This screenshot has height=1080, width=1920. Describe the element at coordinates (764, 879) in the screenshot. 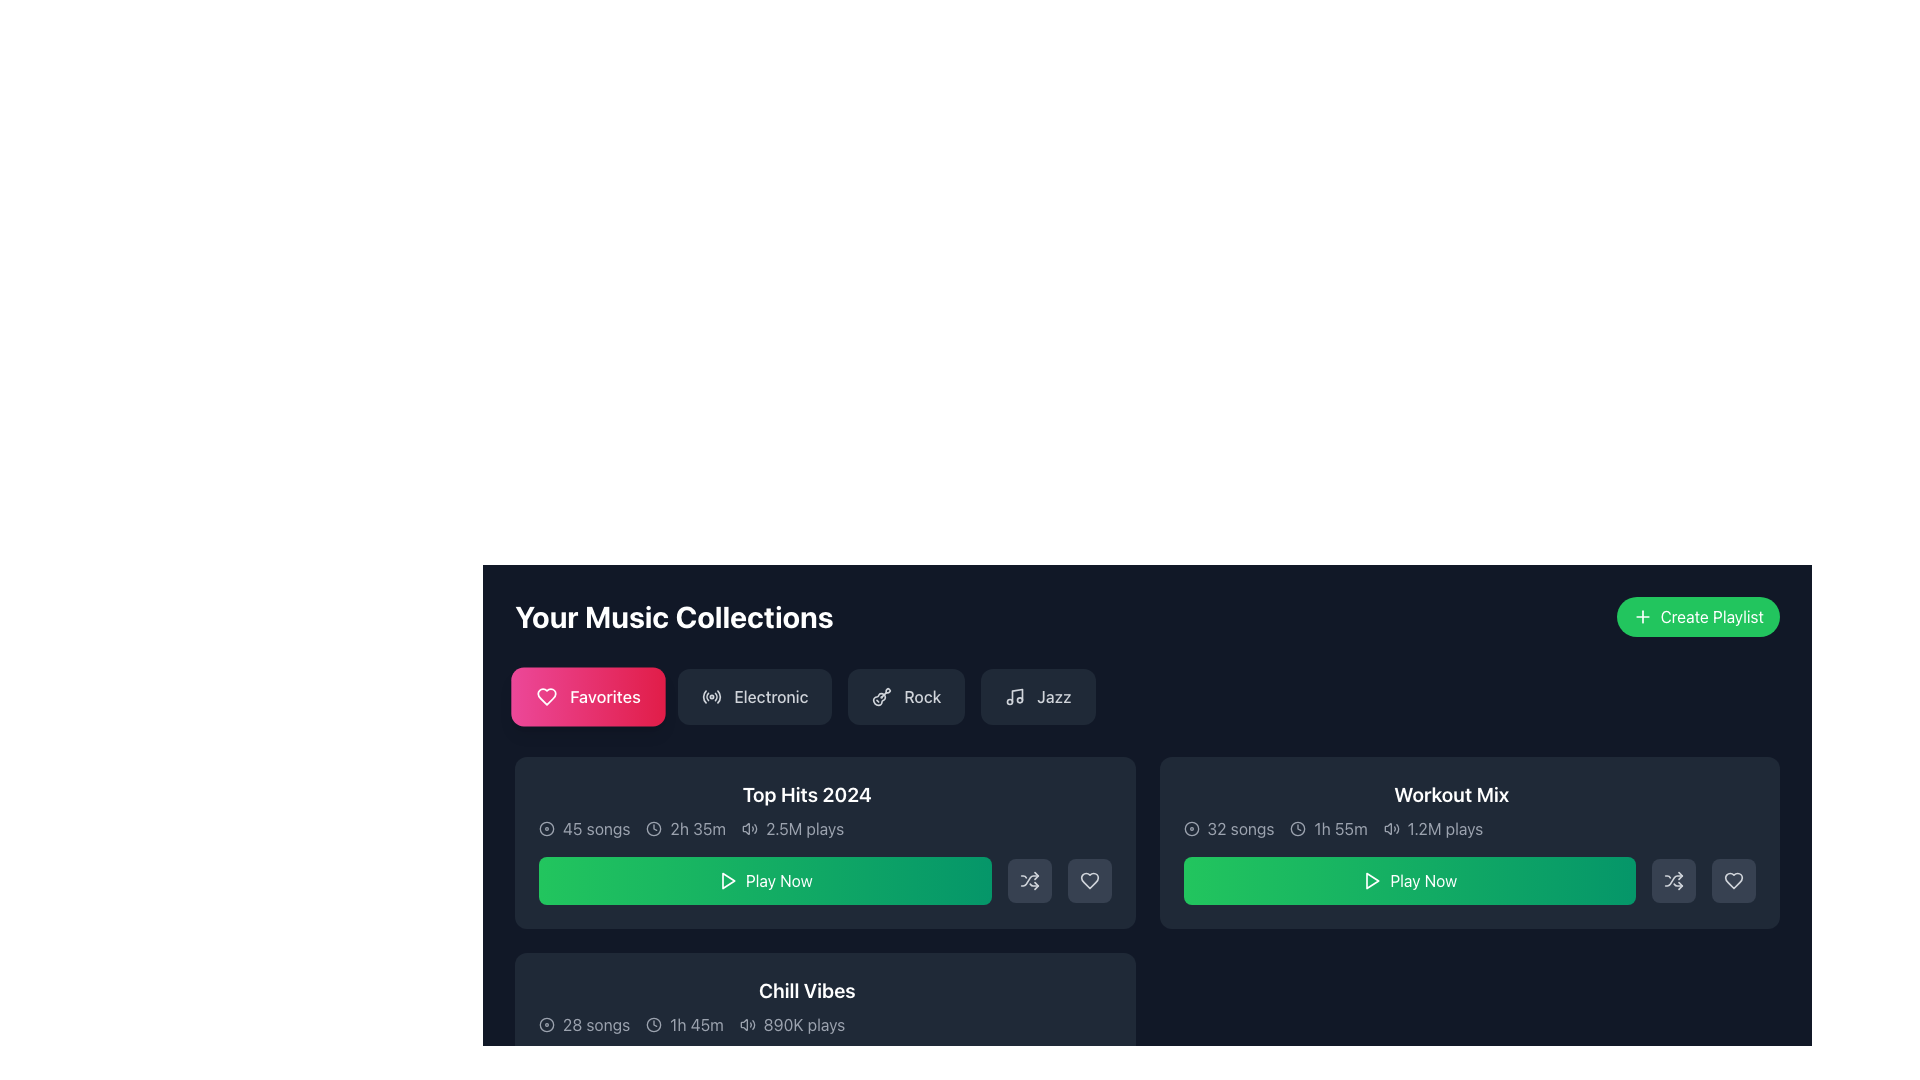

I see `the 'Play Now' button, which is a horizontally rectangular button with a gradient green background and a white play icon, located below the 'Top Hits 2024' section in the music collection interface` at that location.